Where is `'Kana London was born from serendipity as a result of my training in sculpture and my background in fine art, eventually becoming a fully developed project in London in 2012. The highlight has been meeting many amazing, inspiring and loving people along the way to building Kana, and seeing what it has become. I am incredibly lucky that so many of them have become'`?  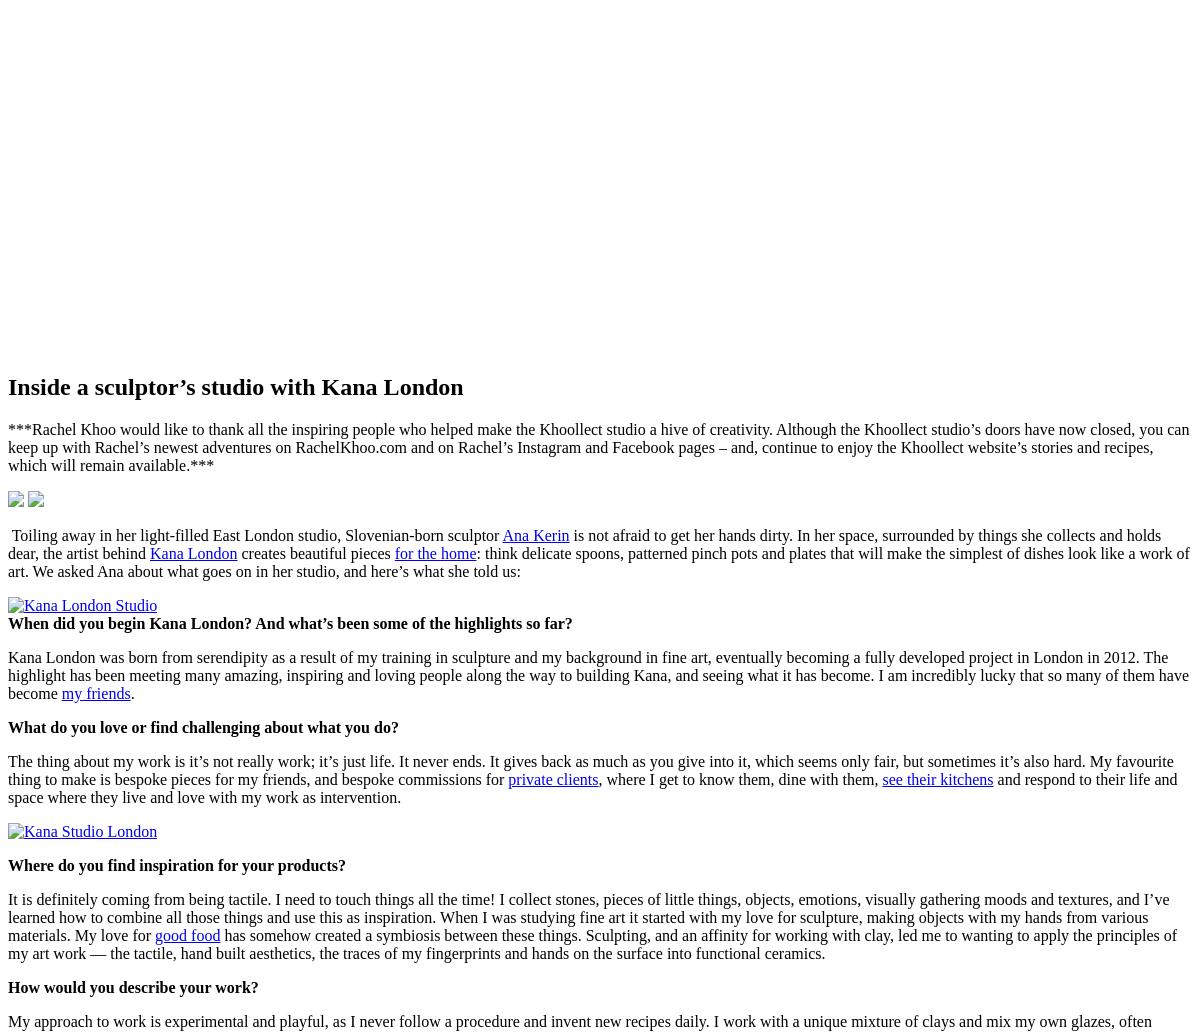 'Kana London was born from serendipity as a result of my training in sculpture and my background in fine art, eventually becoming a fully developed project in London in 2012. The highlight has been meeting many amazing, inspiring and loving people along the way to building Kana, and seeing what it has become. I am incredibly lucky that so many of them have become' is located at coordinates (597, 673).